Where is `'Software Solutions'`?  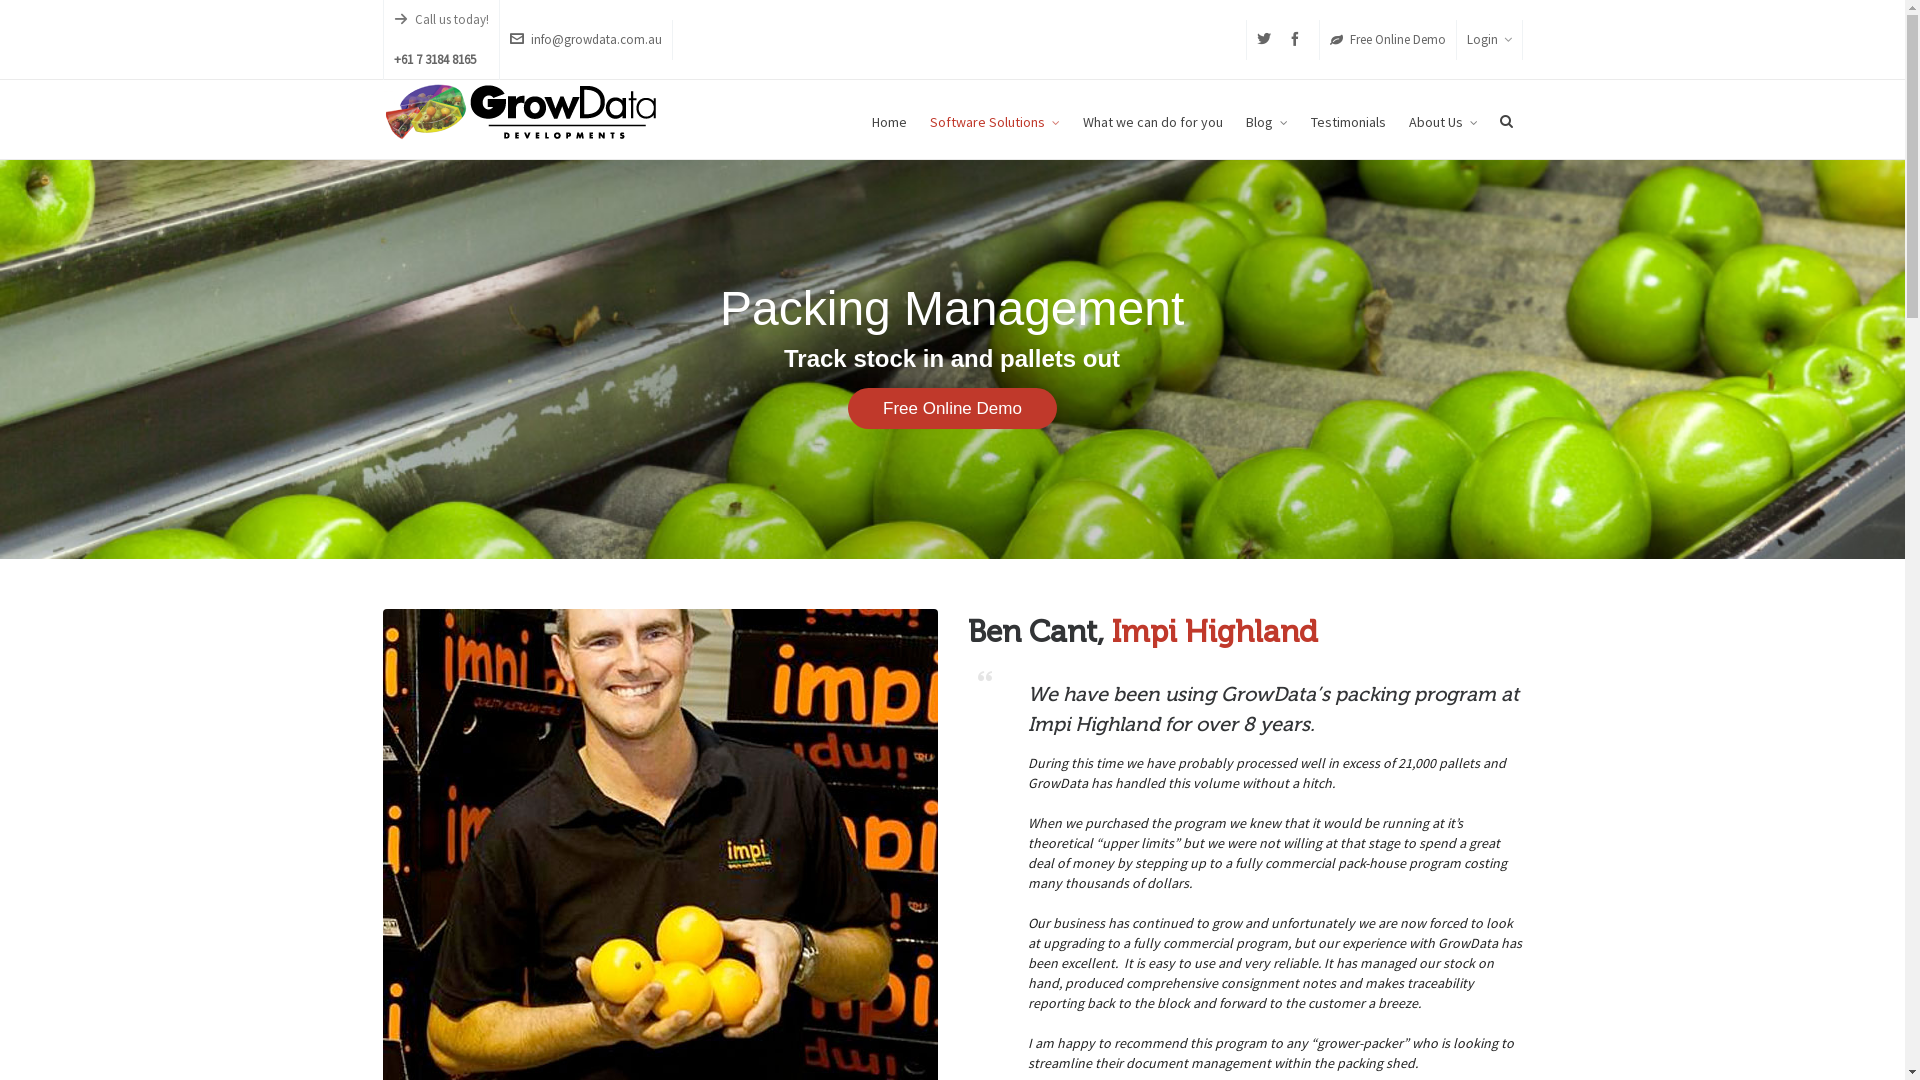
'Software Solutions' is located at coordinates (993, 119).